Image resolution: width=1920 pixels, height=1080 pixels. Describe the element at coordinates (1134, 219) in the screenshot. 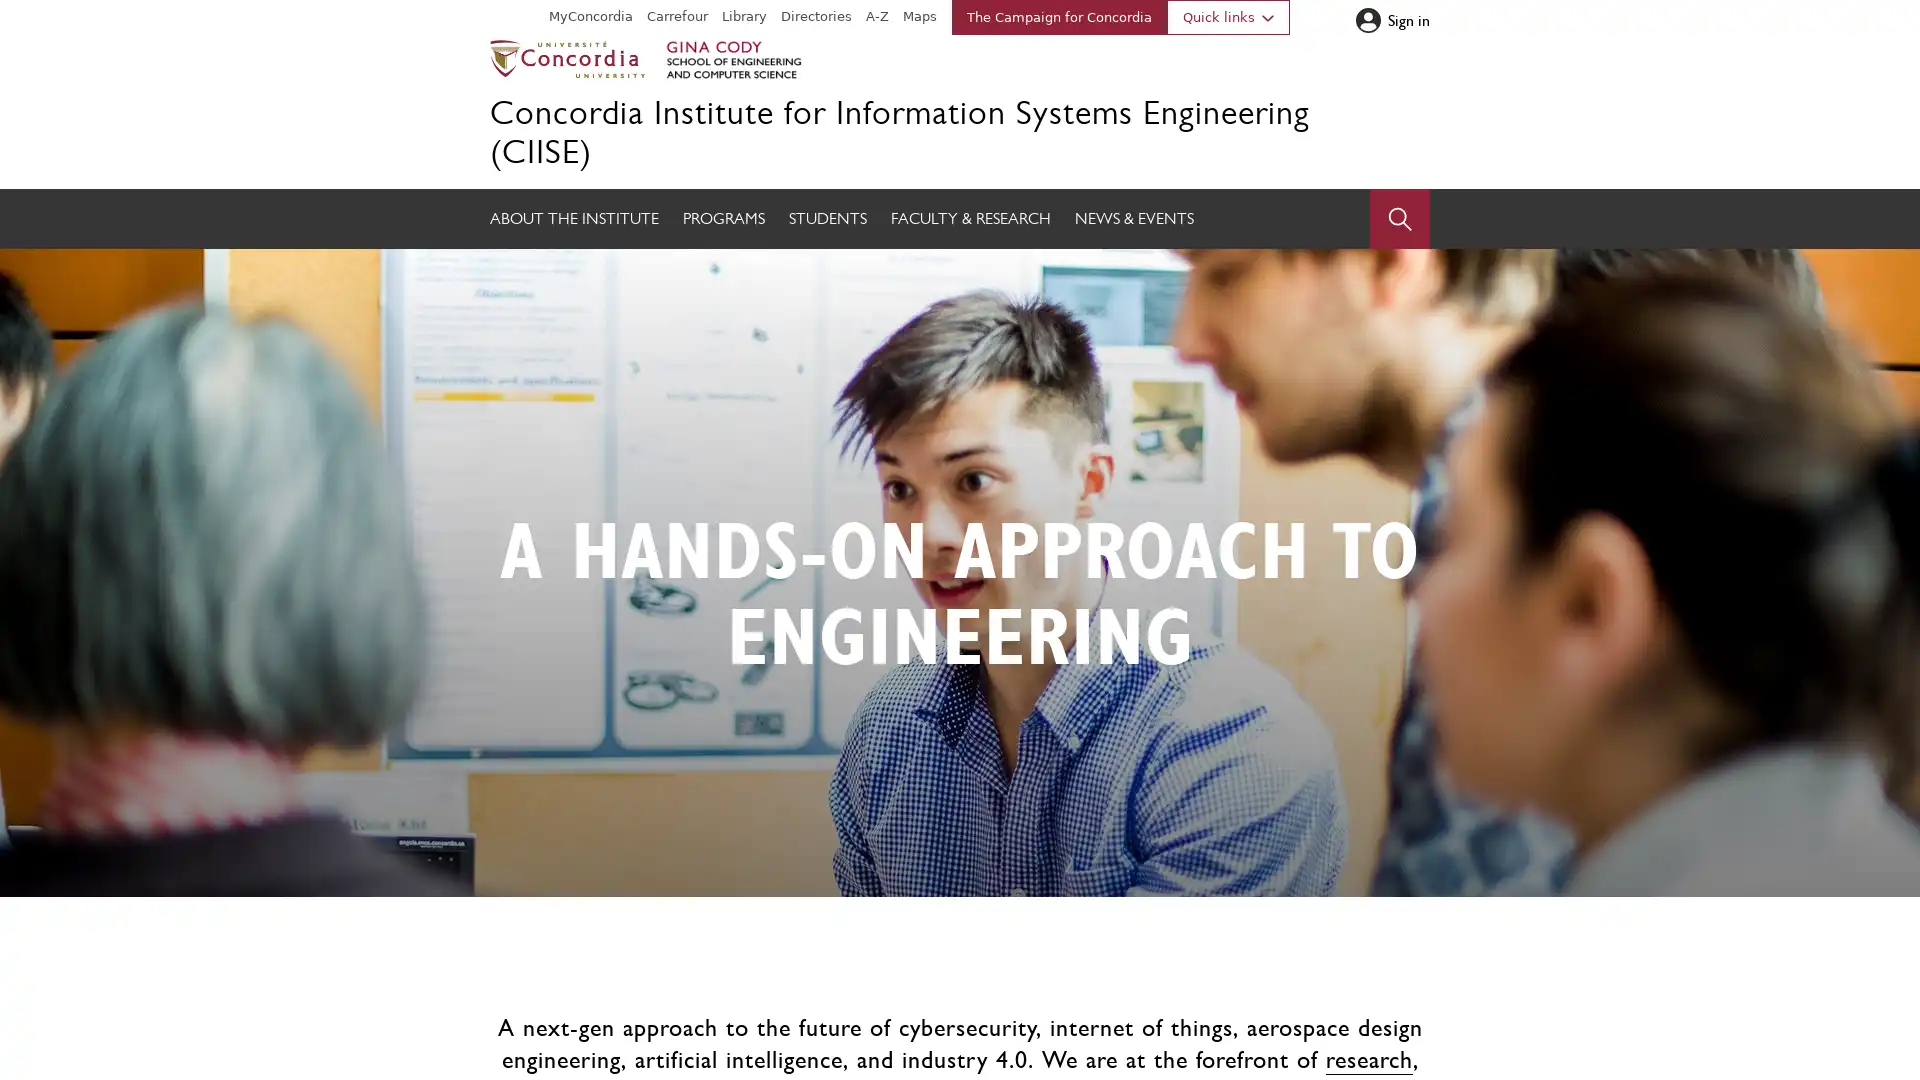

I see `NEWS & EVENTS` at that location.